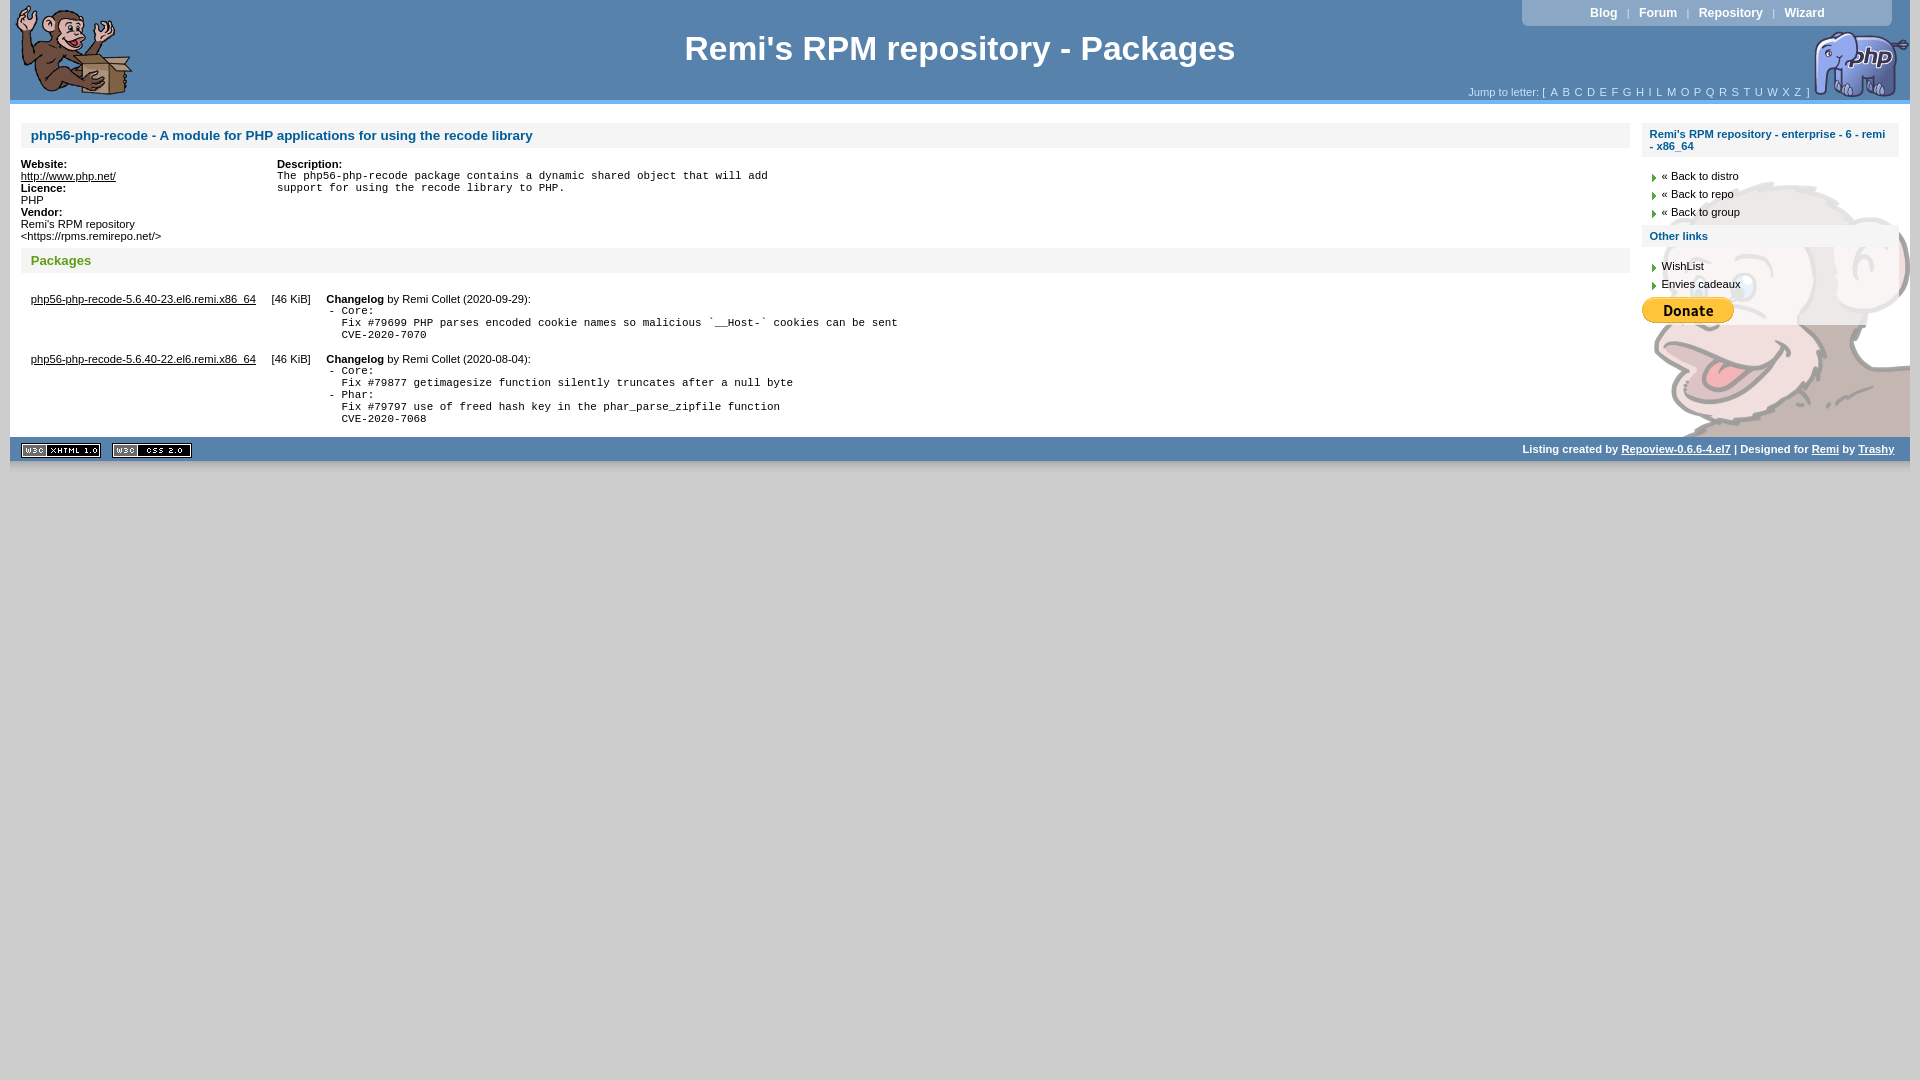  I want to click on 'Remi', so click(1825, 447).